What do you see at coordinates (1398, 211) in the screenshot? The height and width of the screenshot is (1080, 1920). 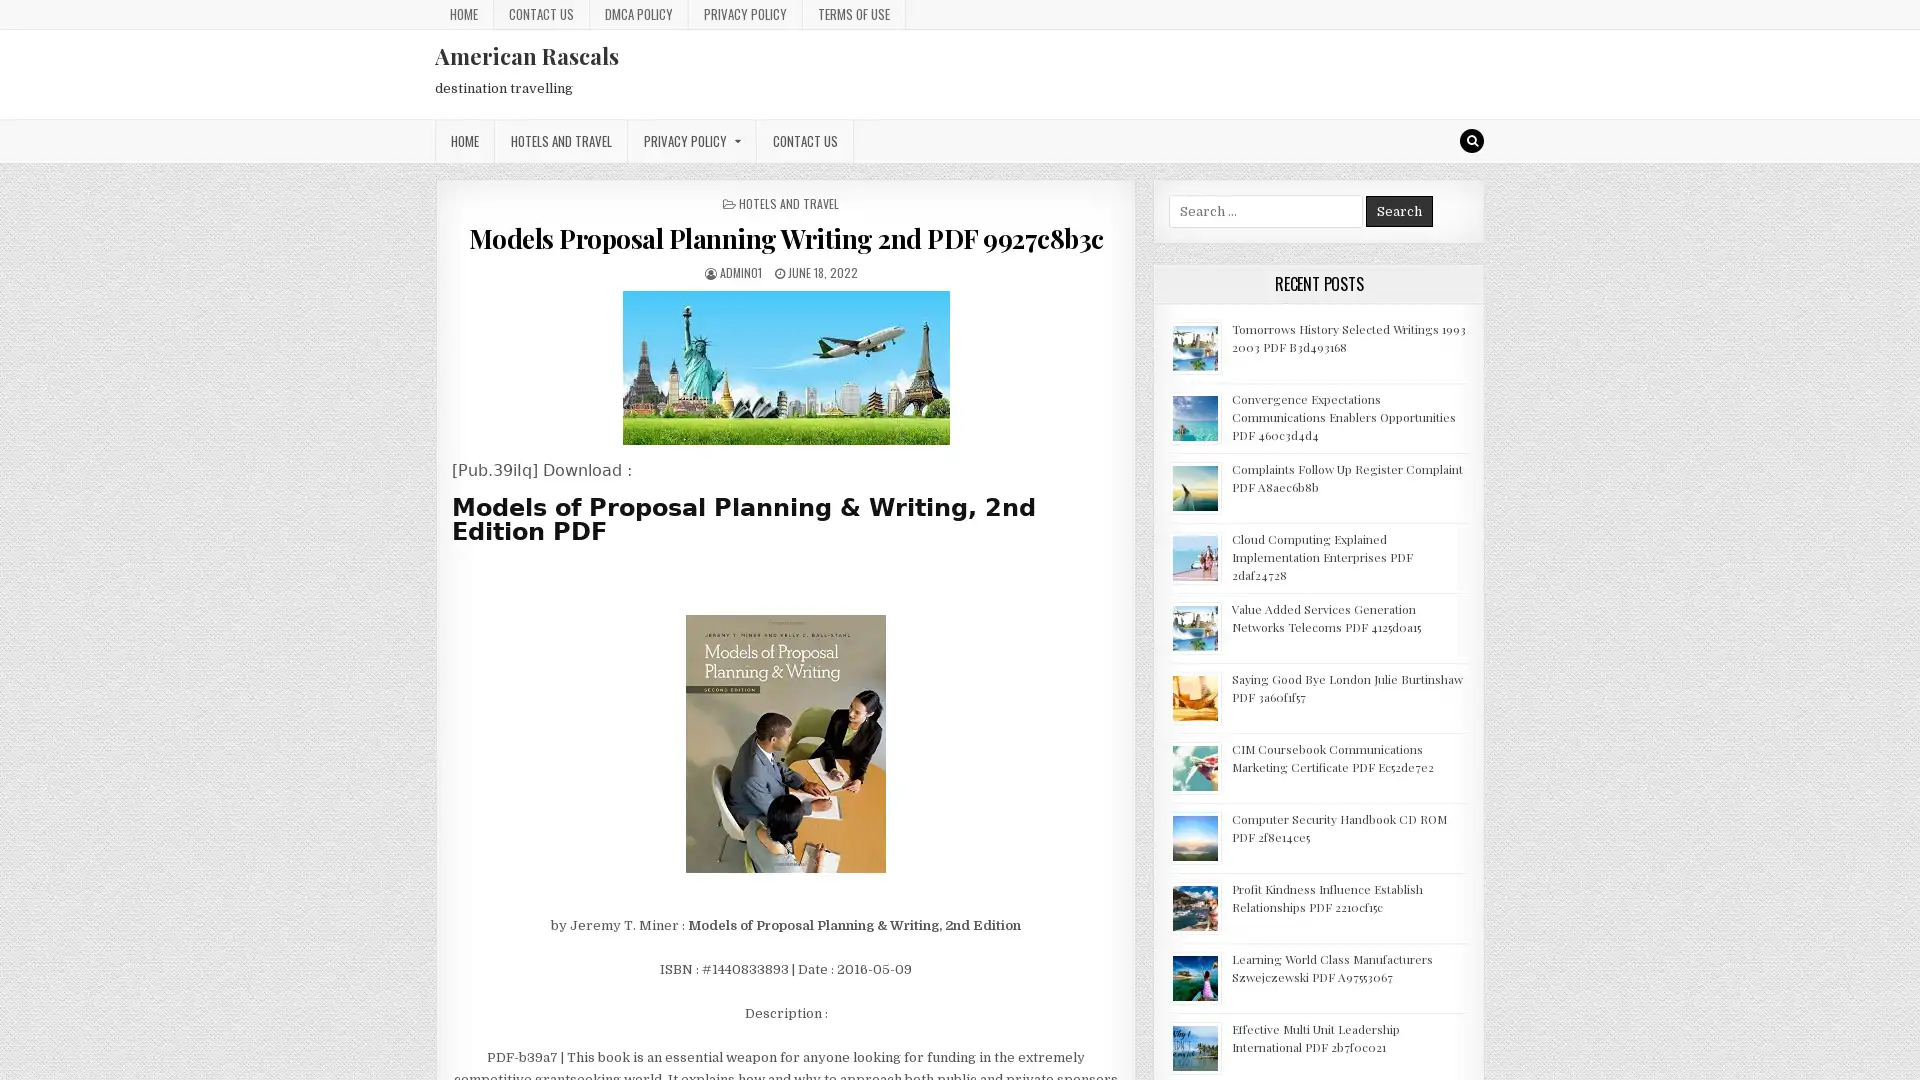 I see `Search` at bounding box center [1398, 211].